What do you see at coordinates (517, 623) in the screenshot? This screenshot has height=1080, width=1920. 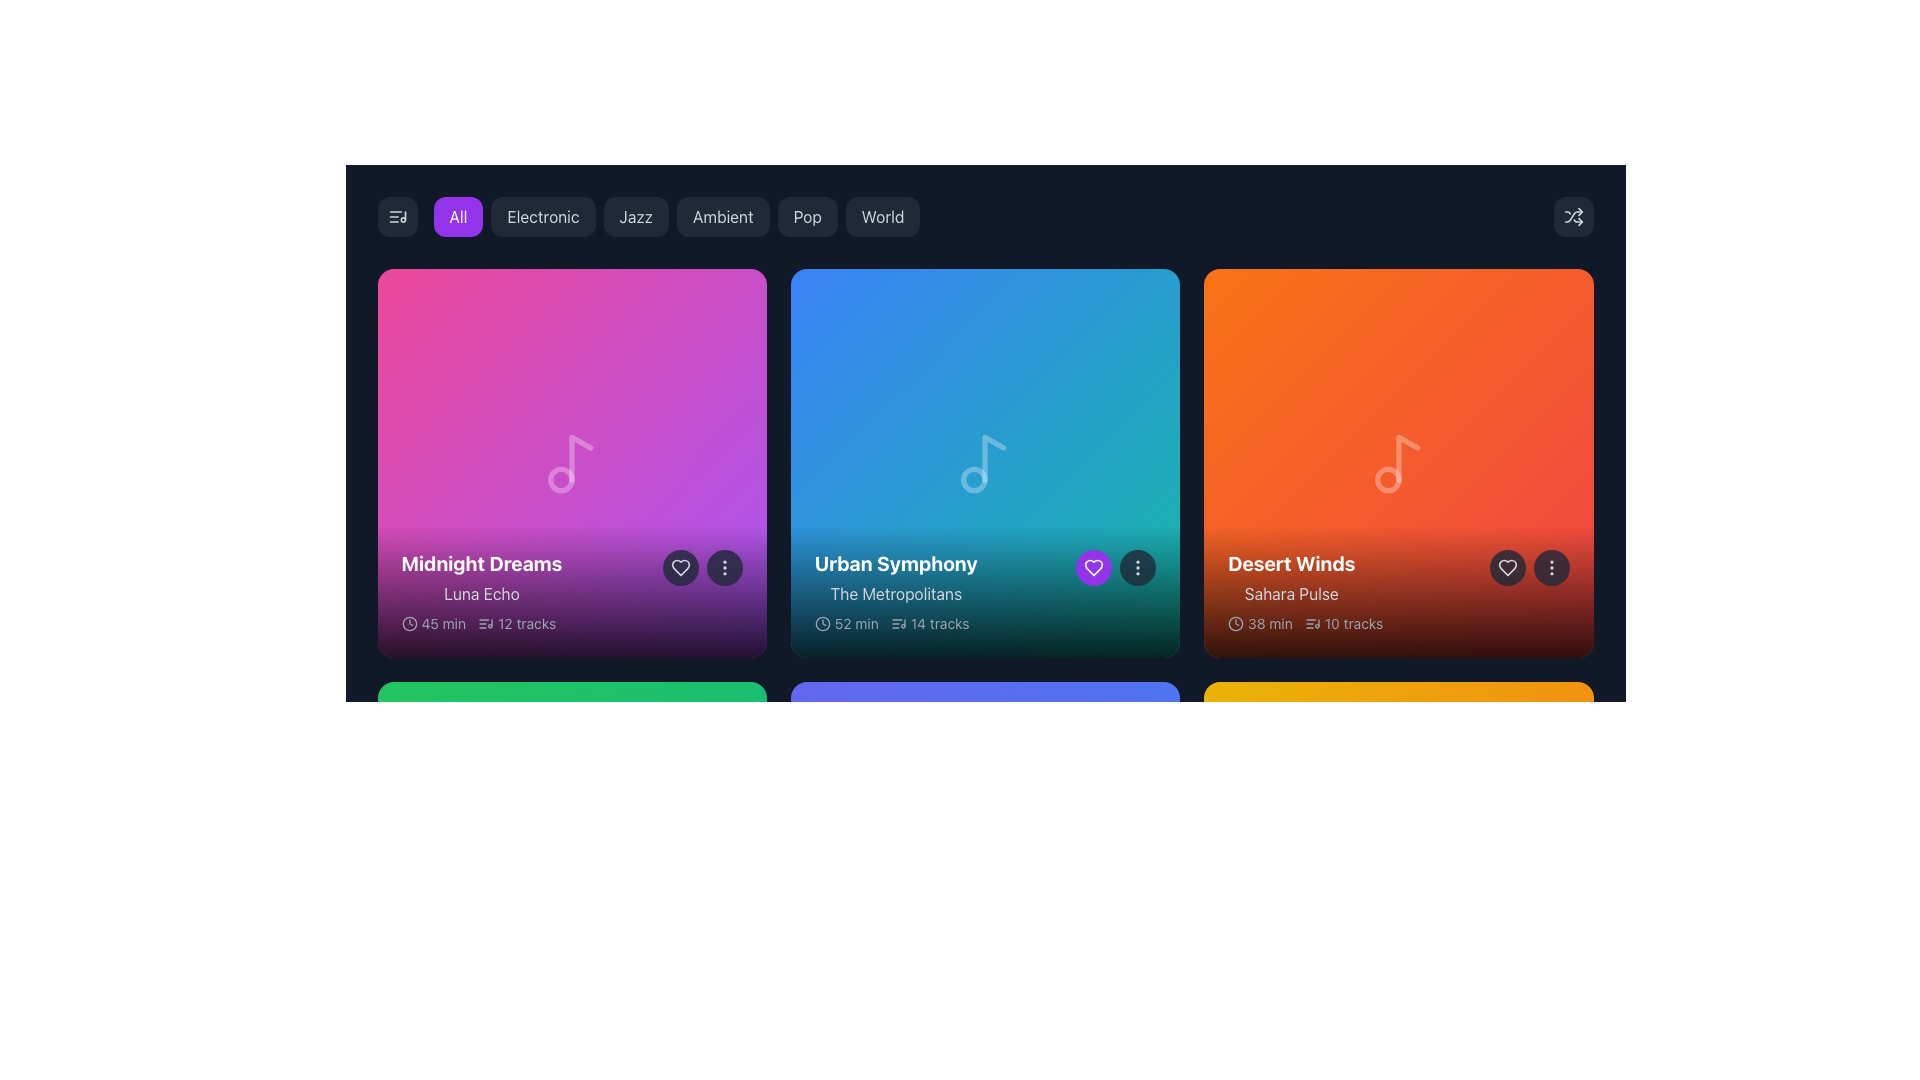 I see `metadata label with an icon located in the lower-left portion of the 'Midnight Dreams' card, next to the duration '45 min'` at bounding box center [517, 623].